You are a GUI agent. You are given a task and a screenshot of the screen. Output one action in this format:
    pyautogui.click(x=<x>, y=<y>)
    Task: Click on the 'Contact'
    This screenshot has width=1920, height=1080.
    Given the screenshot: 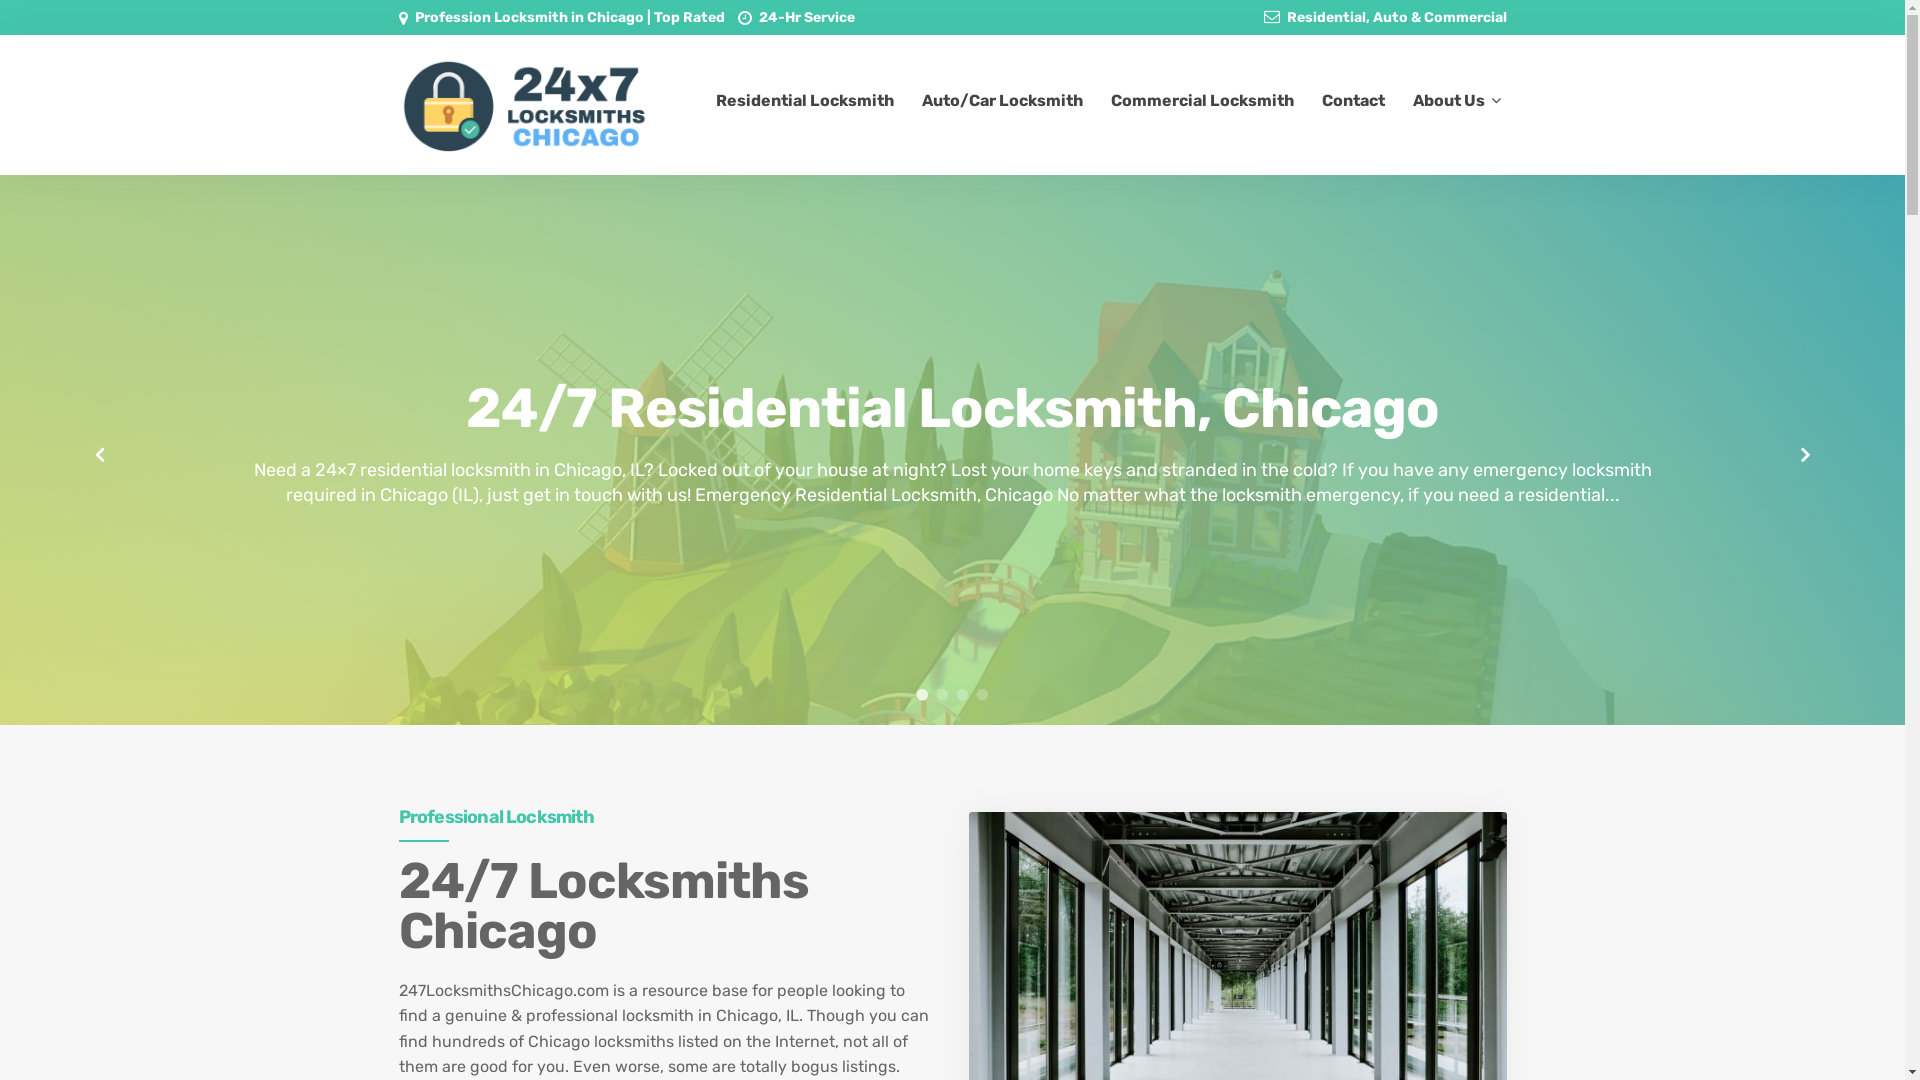 What is the action you would take?
    pyautogui.click(x=1353, y=100)
    